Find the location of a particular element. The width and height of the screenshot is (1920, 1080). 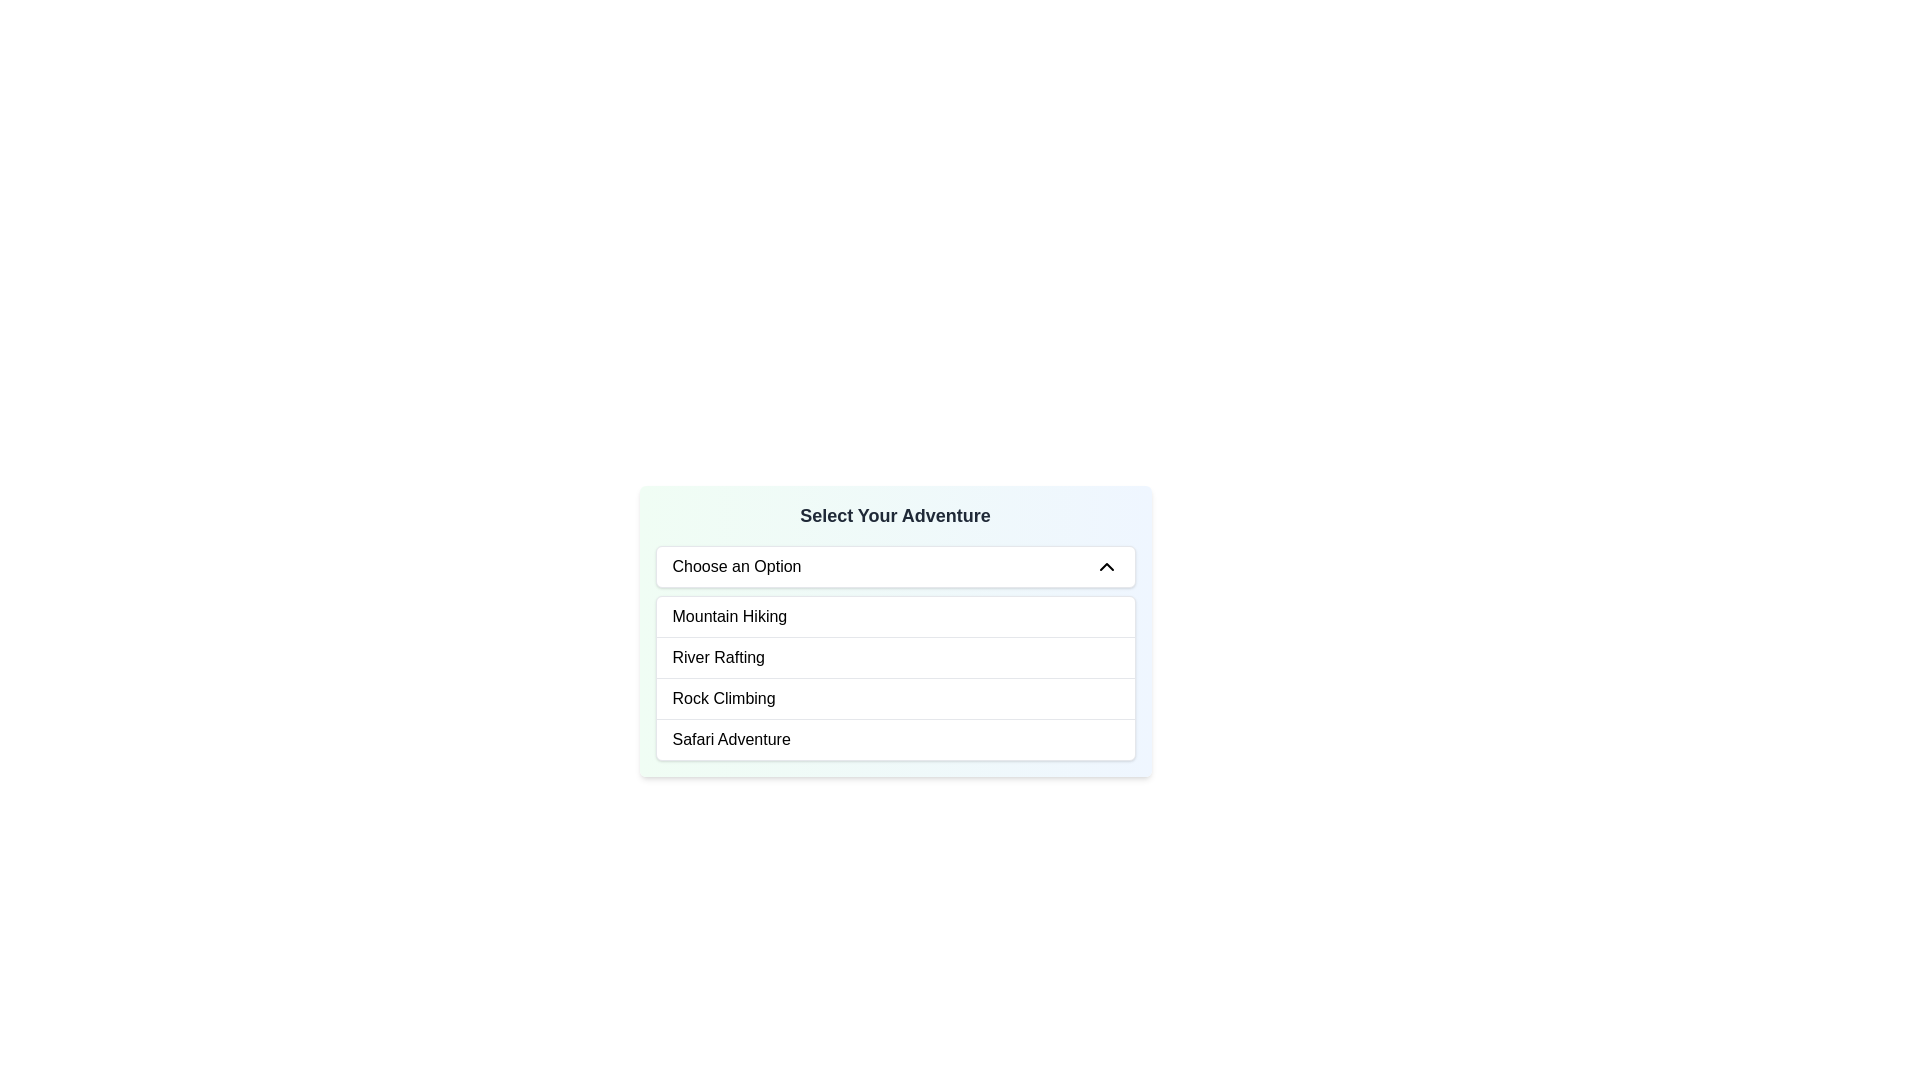

the 'Rock Climbing' text label, which is the third option in the dropdown list titled 'Select Your Adventure' is located at coordinates (723, 697).